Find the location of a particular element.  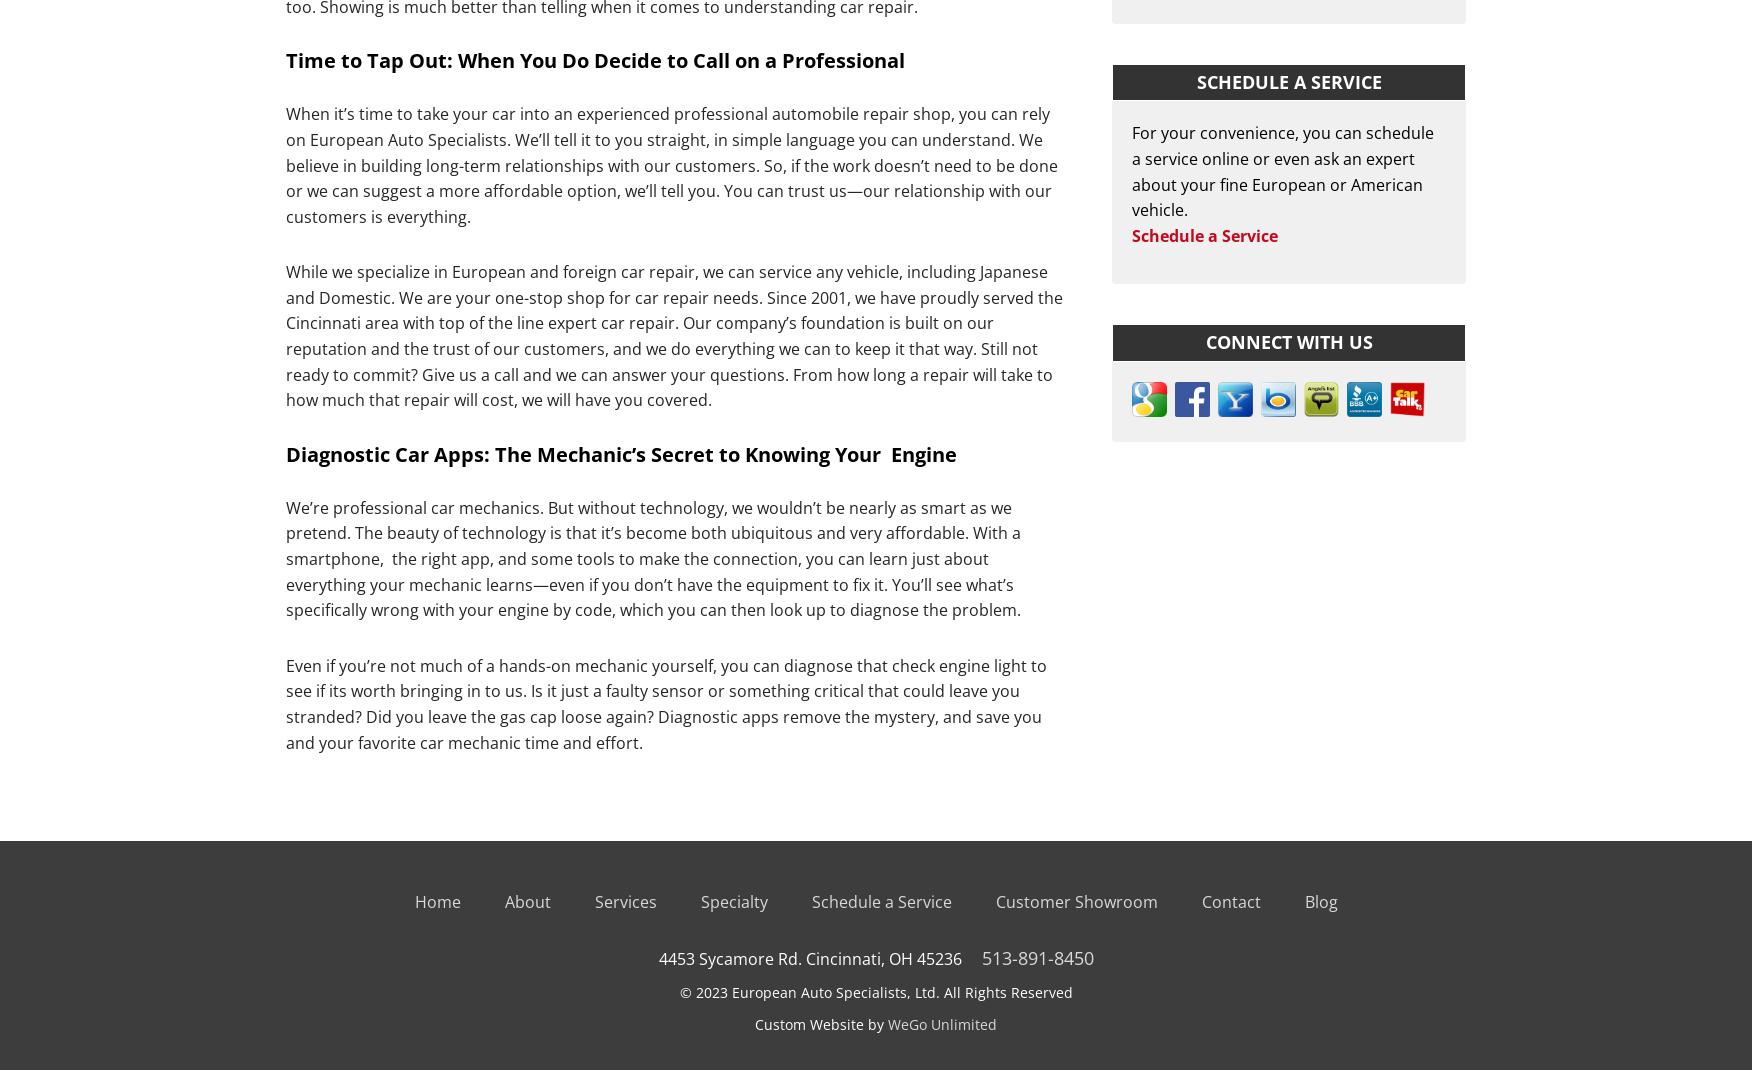

'© 2023 European Auto Specialists, Ltd. All Rights Reserved' is located at coordinates (874, 992).